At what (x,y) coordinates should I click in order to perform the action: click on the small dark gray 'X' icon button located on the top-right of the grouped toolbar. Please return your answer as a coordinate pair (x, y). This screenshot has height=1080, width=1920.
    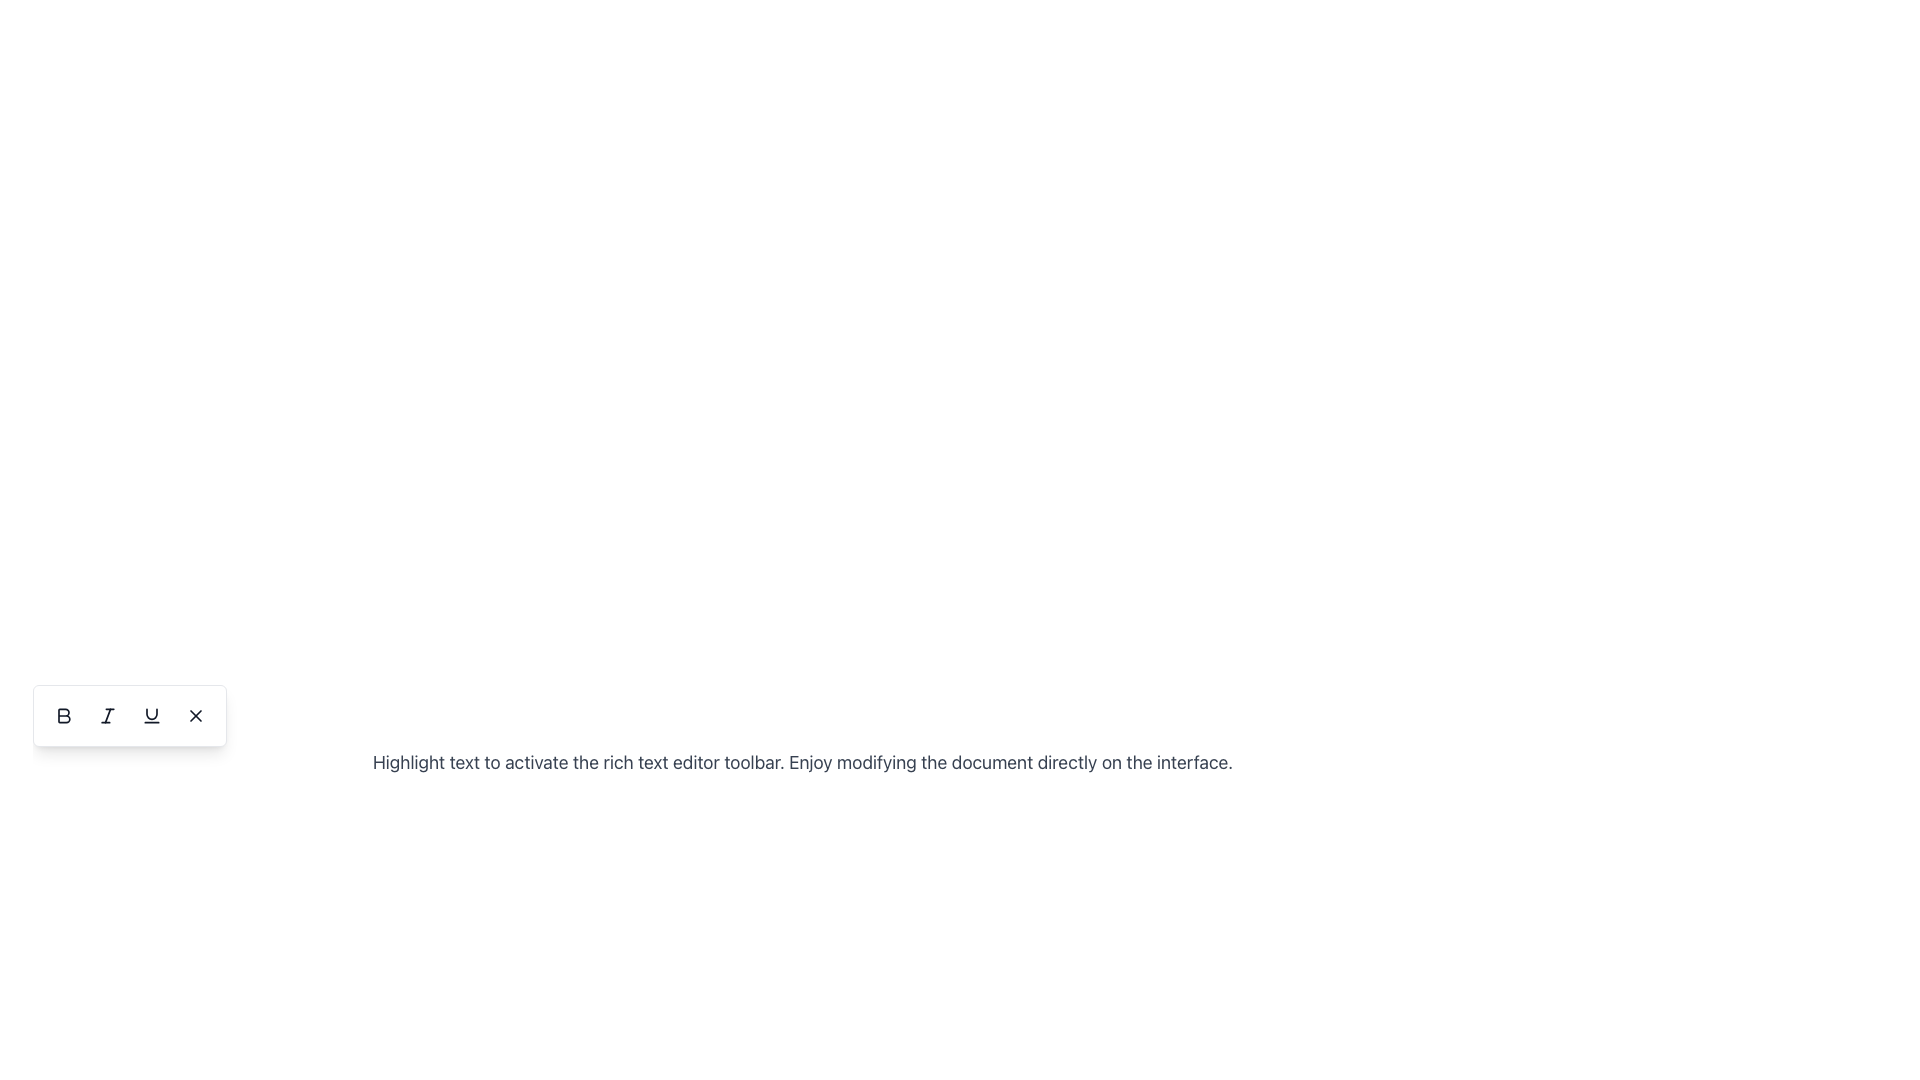
    Looking at the image, I should click on (196, 715).